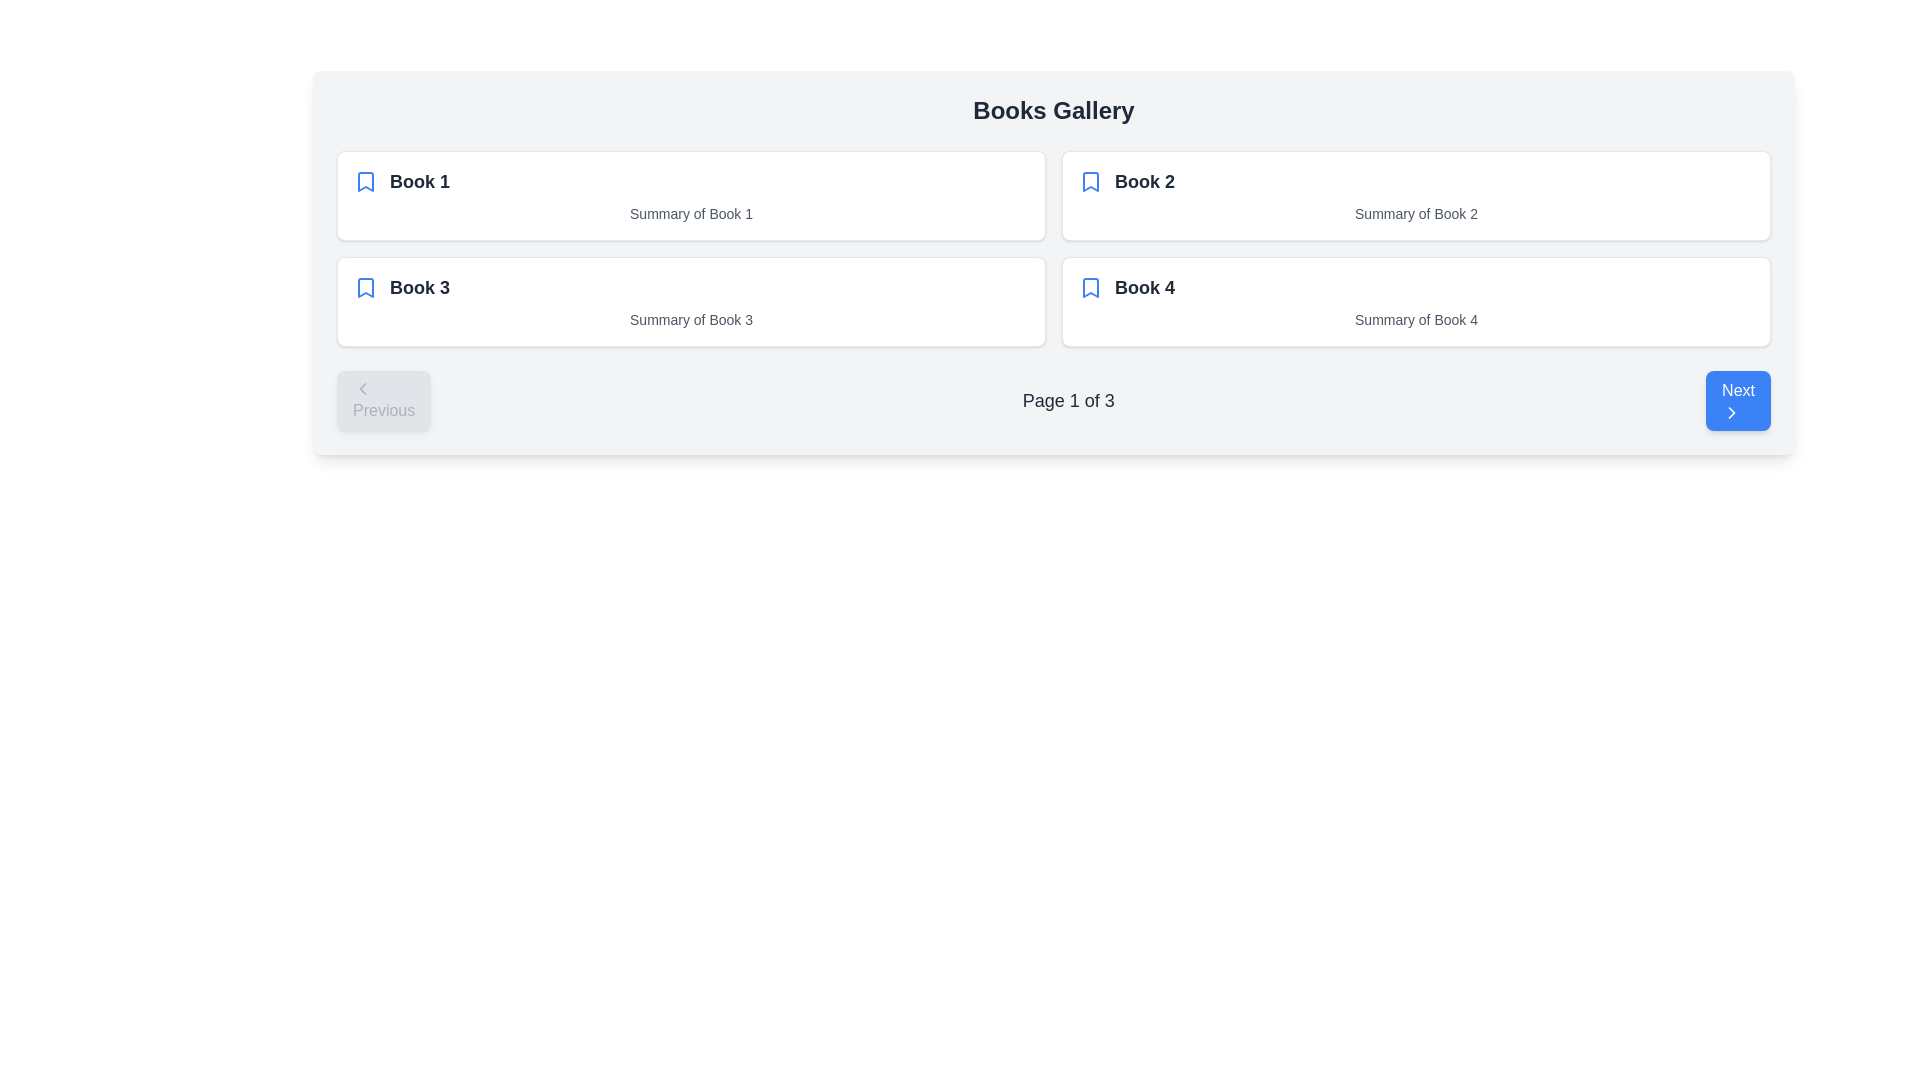  I want to click on the bold text element reading 'Books Gallery', which is centrally positioned at the top of the interface and styled in a large dark gray font, so click(1053, 111).